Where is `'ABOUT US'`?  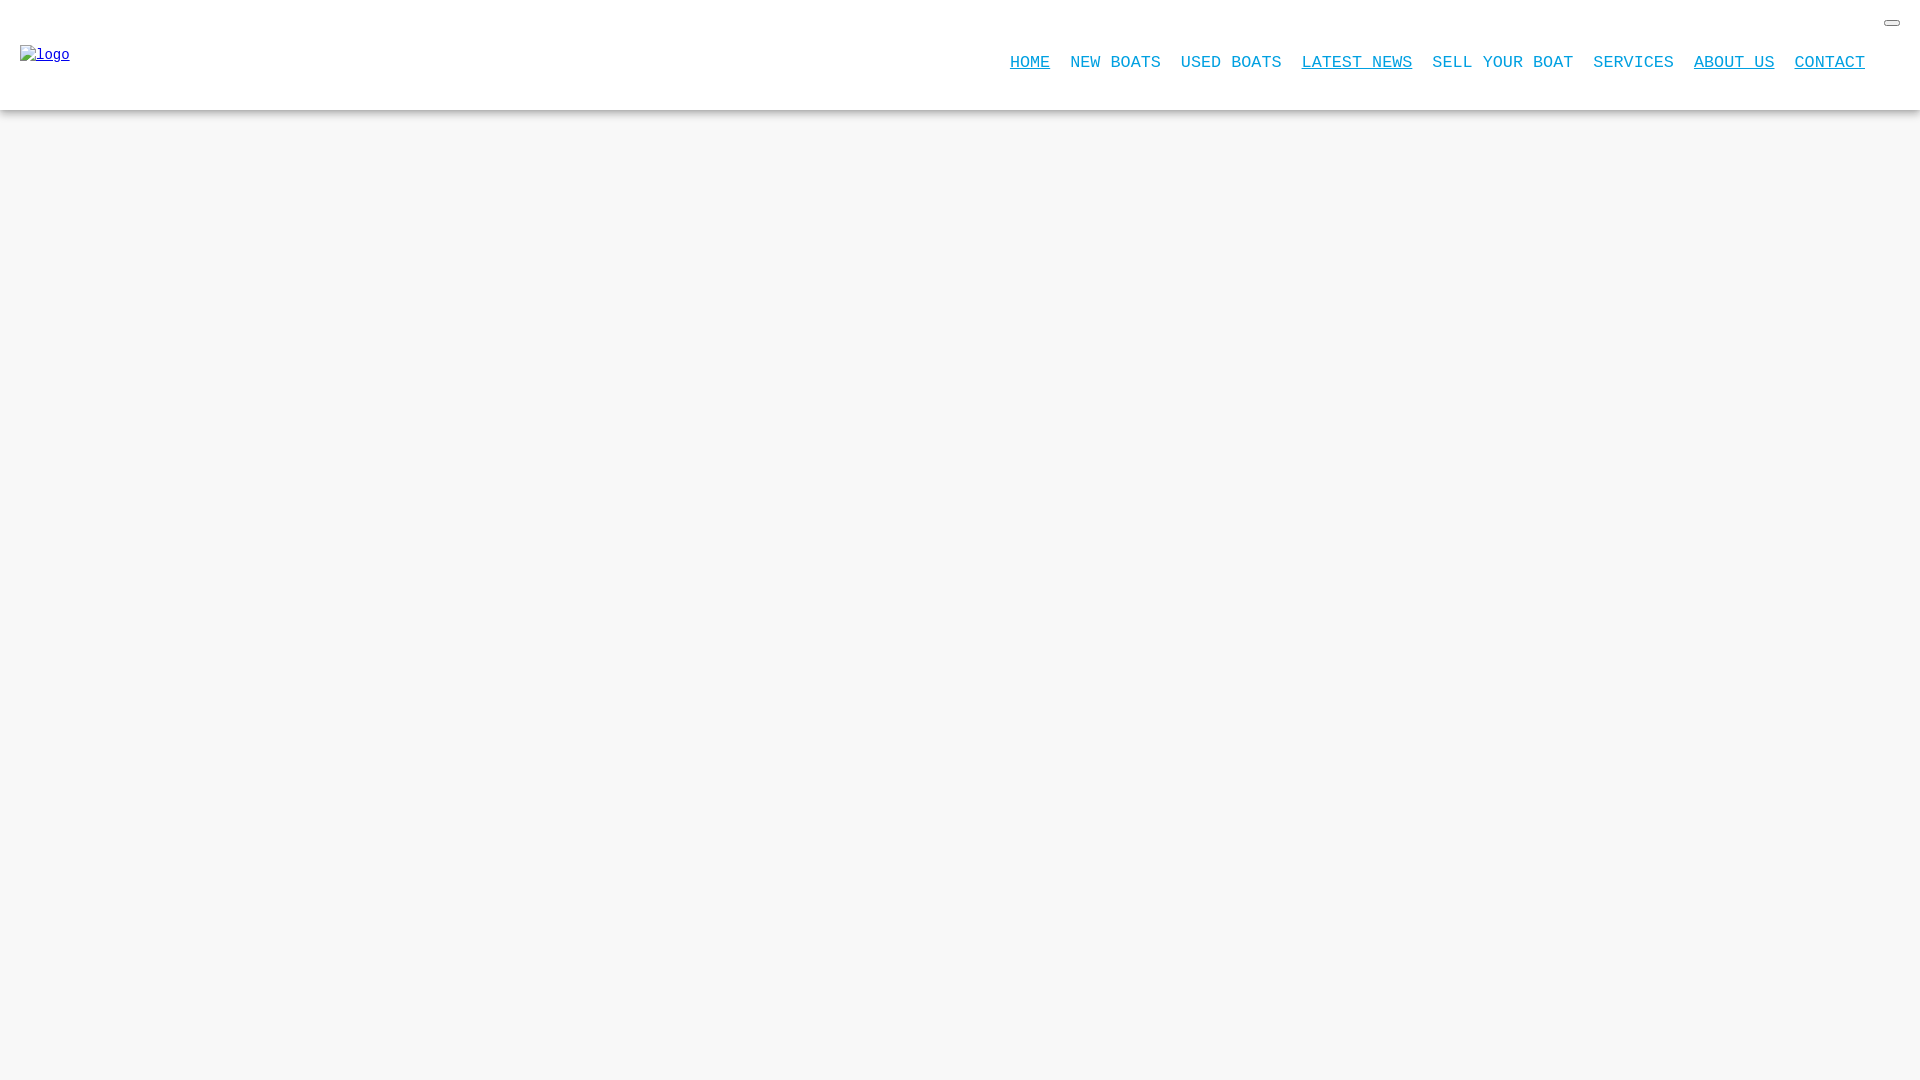
'ABOUT US' is located at coordinates (1733, 61).